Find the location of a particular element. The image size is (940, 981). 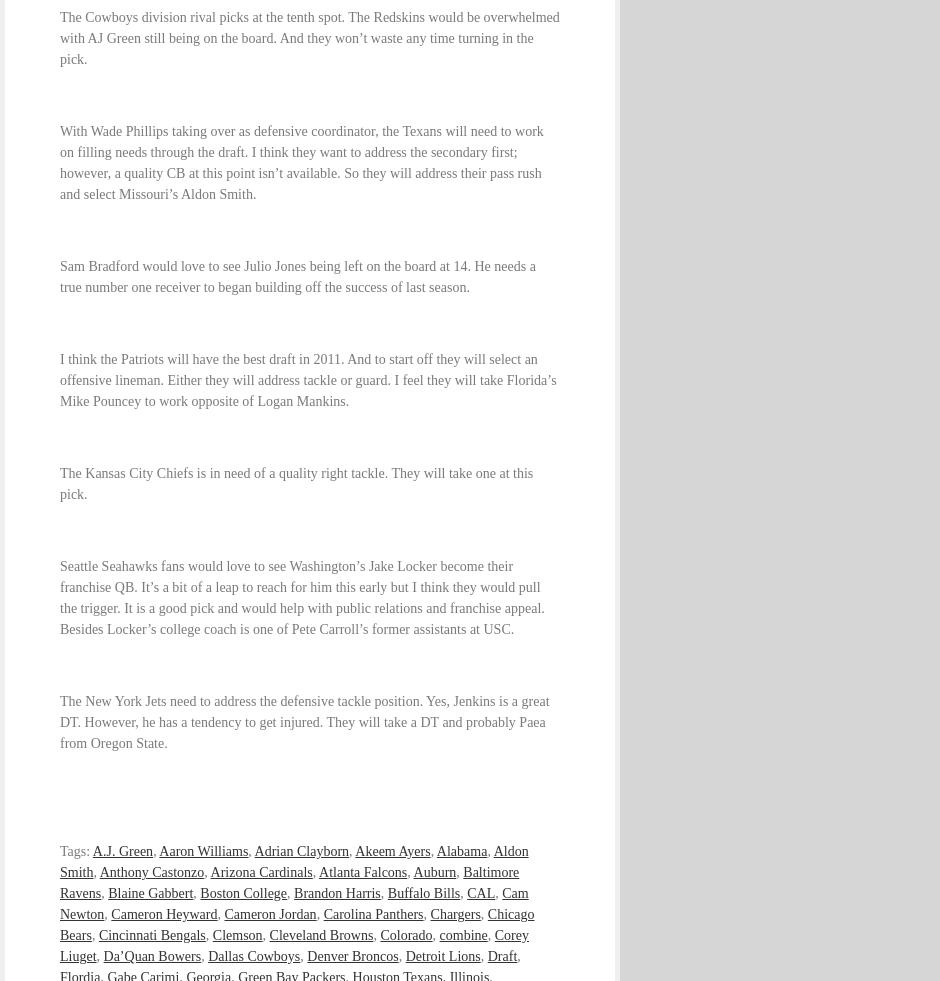

'Akeem Ayers' is located at coordinates (354, 851).